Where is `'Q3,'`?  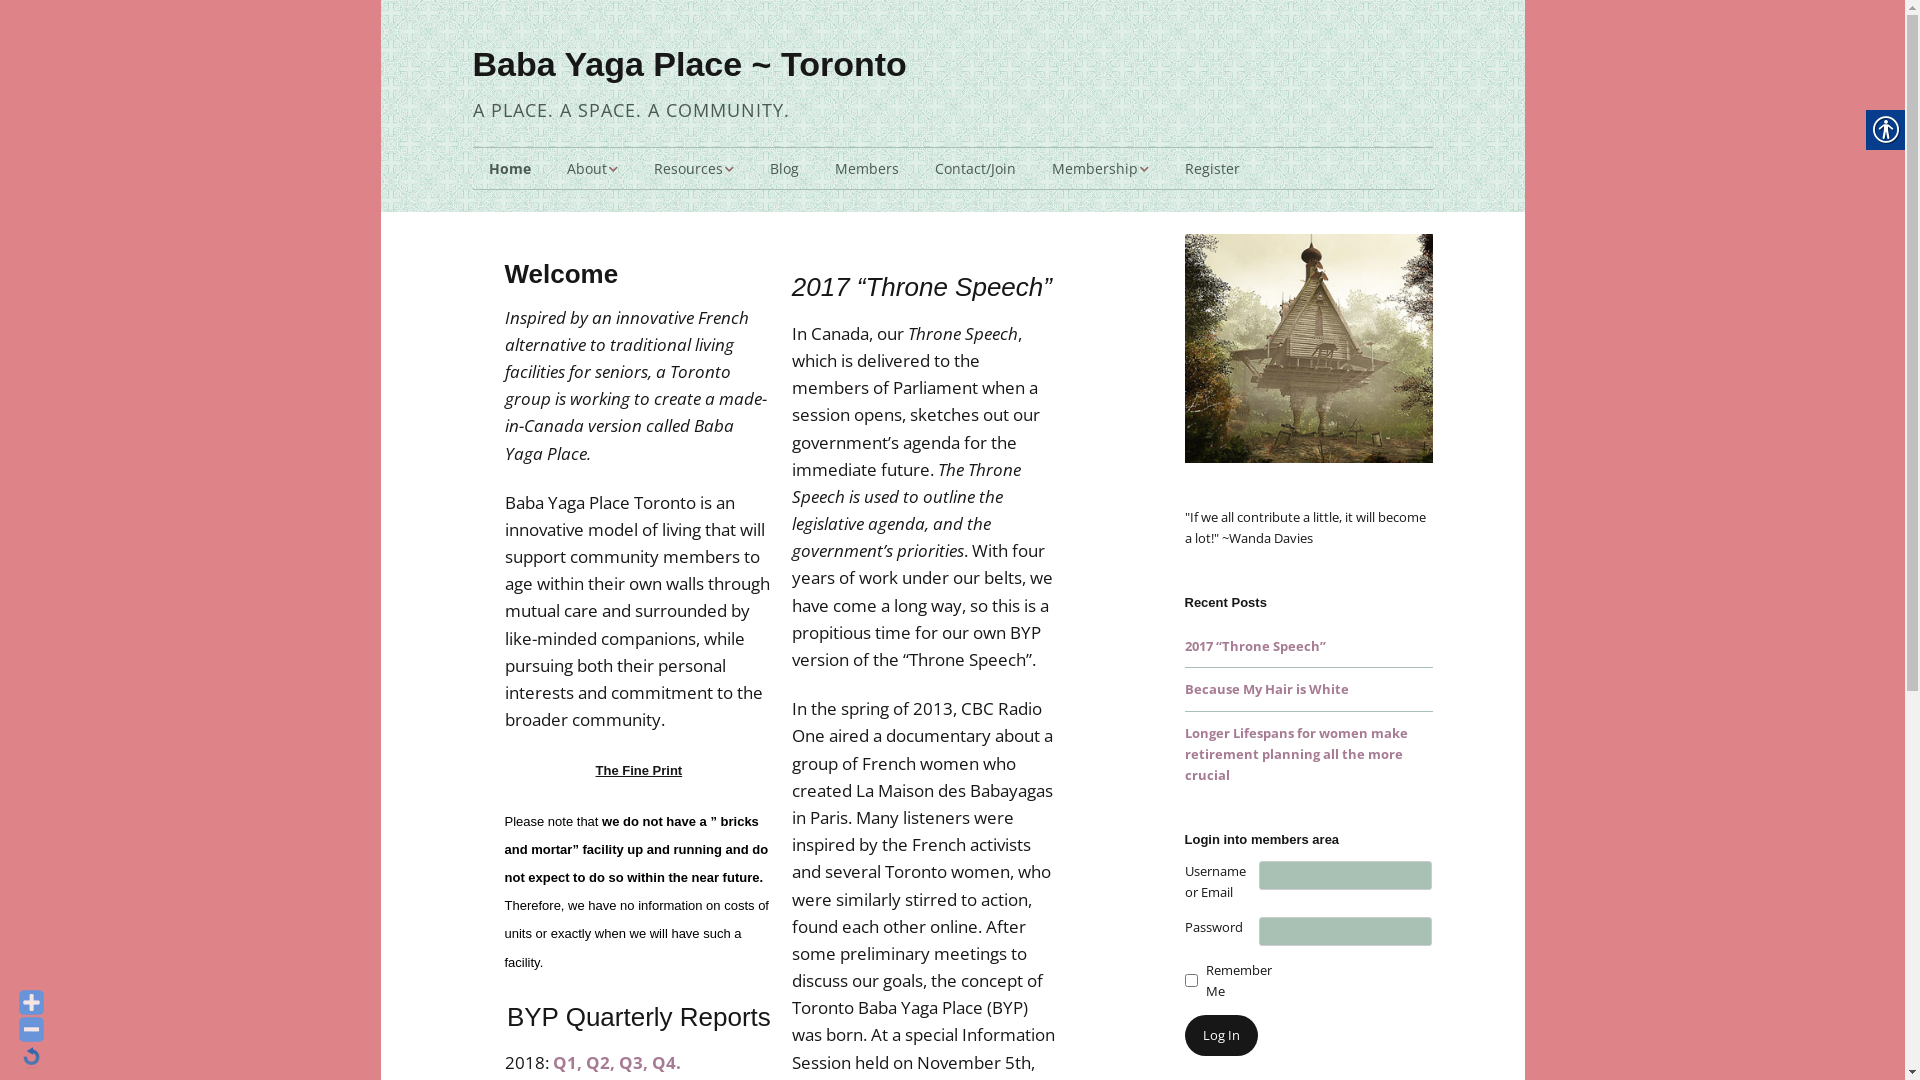
'Q3,' is located at coordinates (617, 1061).